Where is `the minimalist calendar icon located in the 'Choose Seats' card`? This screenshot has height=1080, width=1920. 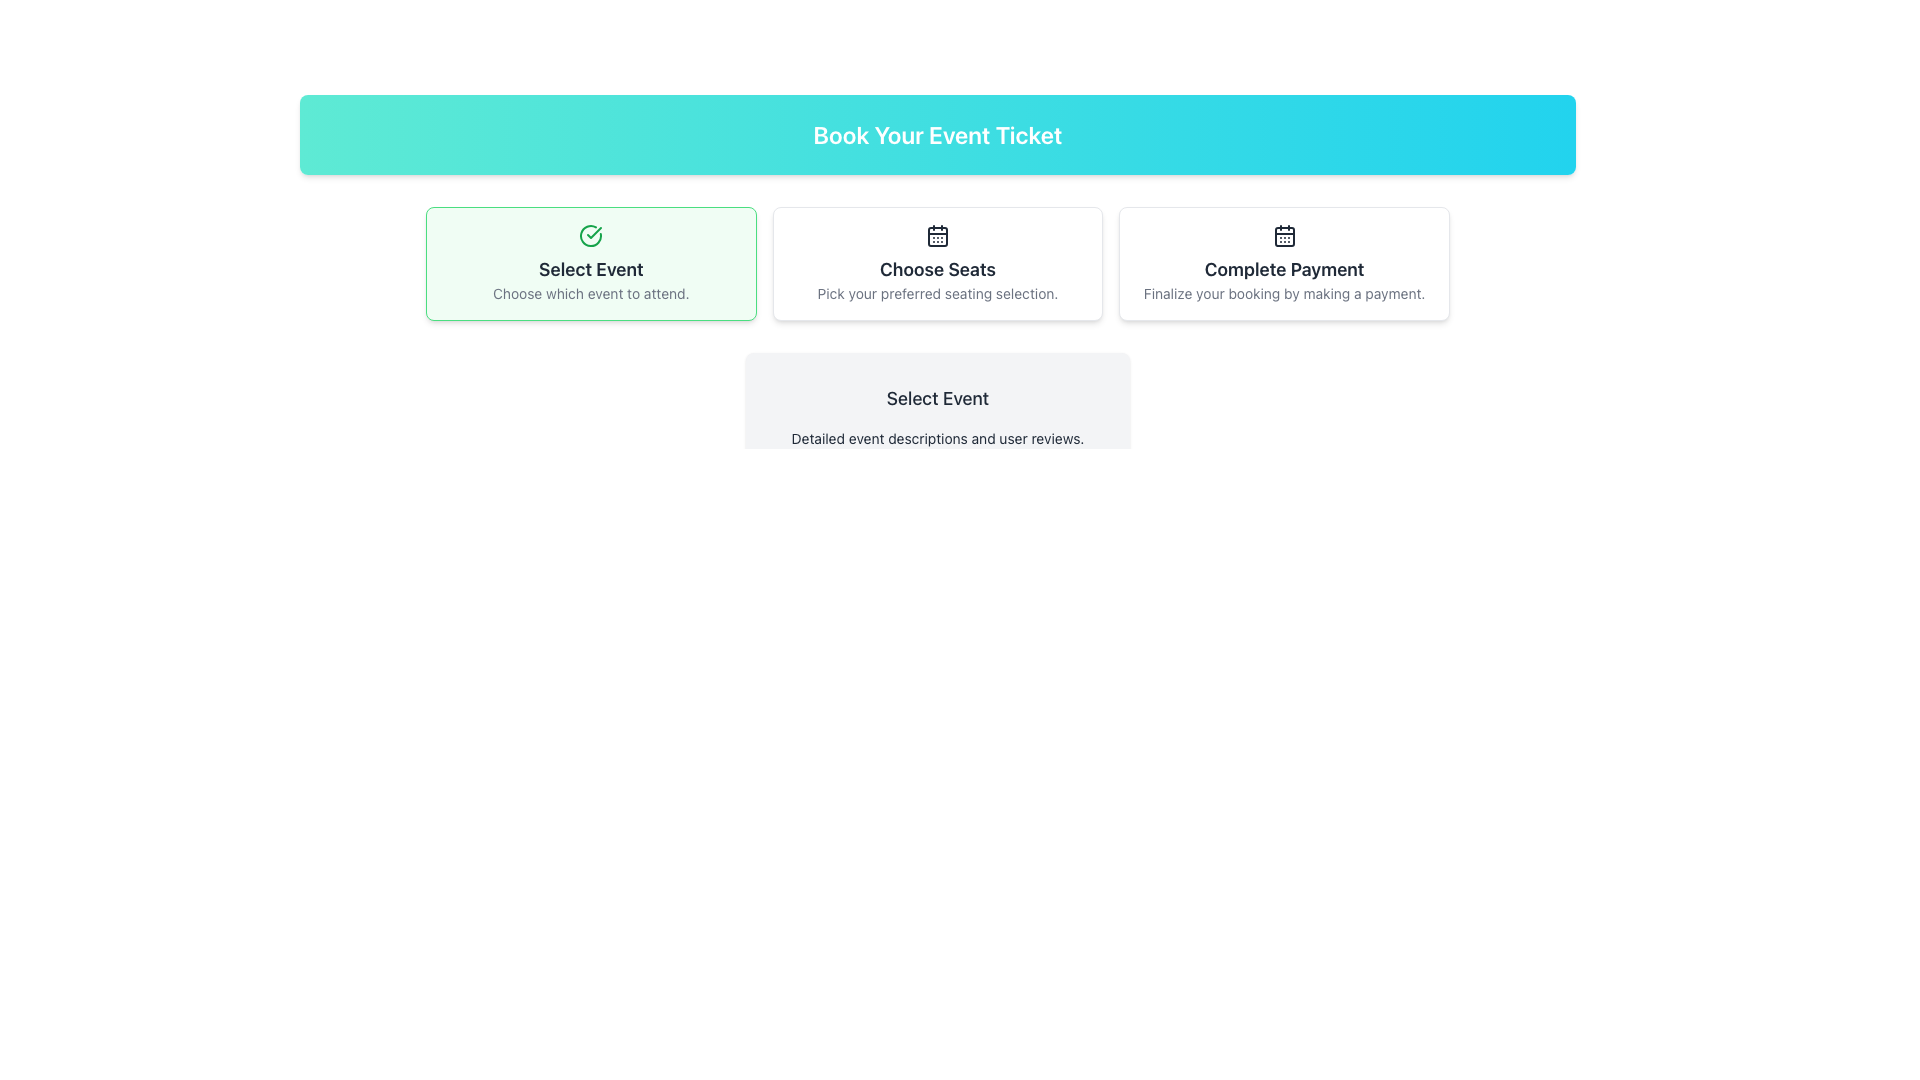
the minimalist calendar icon located in the 'Choose Seats' card is located at coordinates (936, 234).